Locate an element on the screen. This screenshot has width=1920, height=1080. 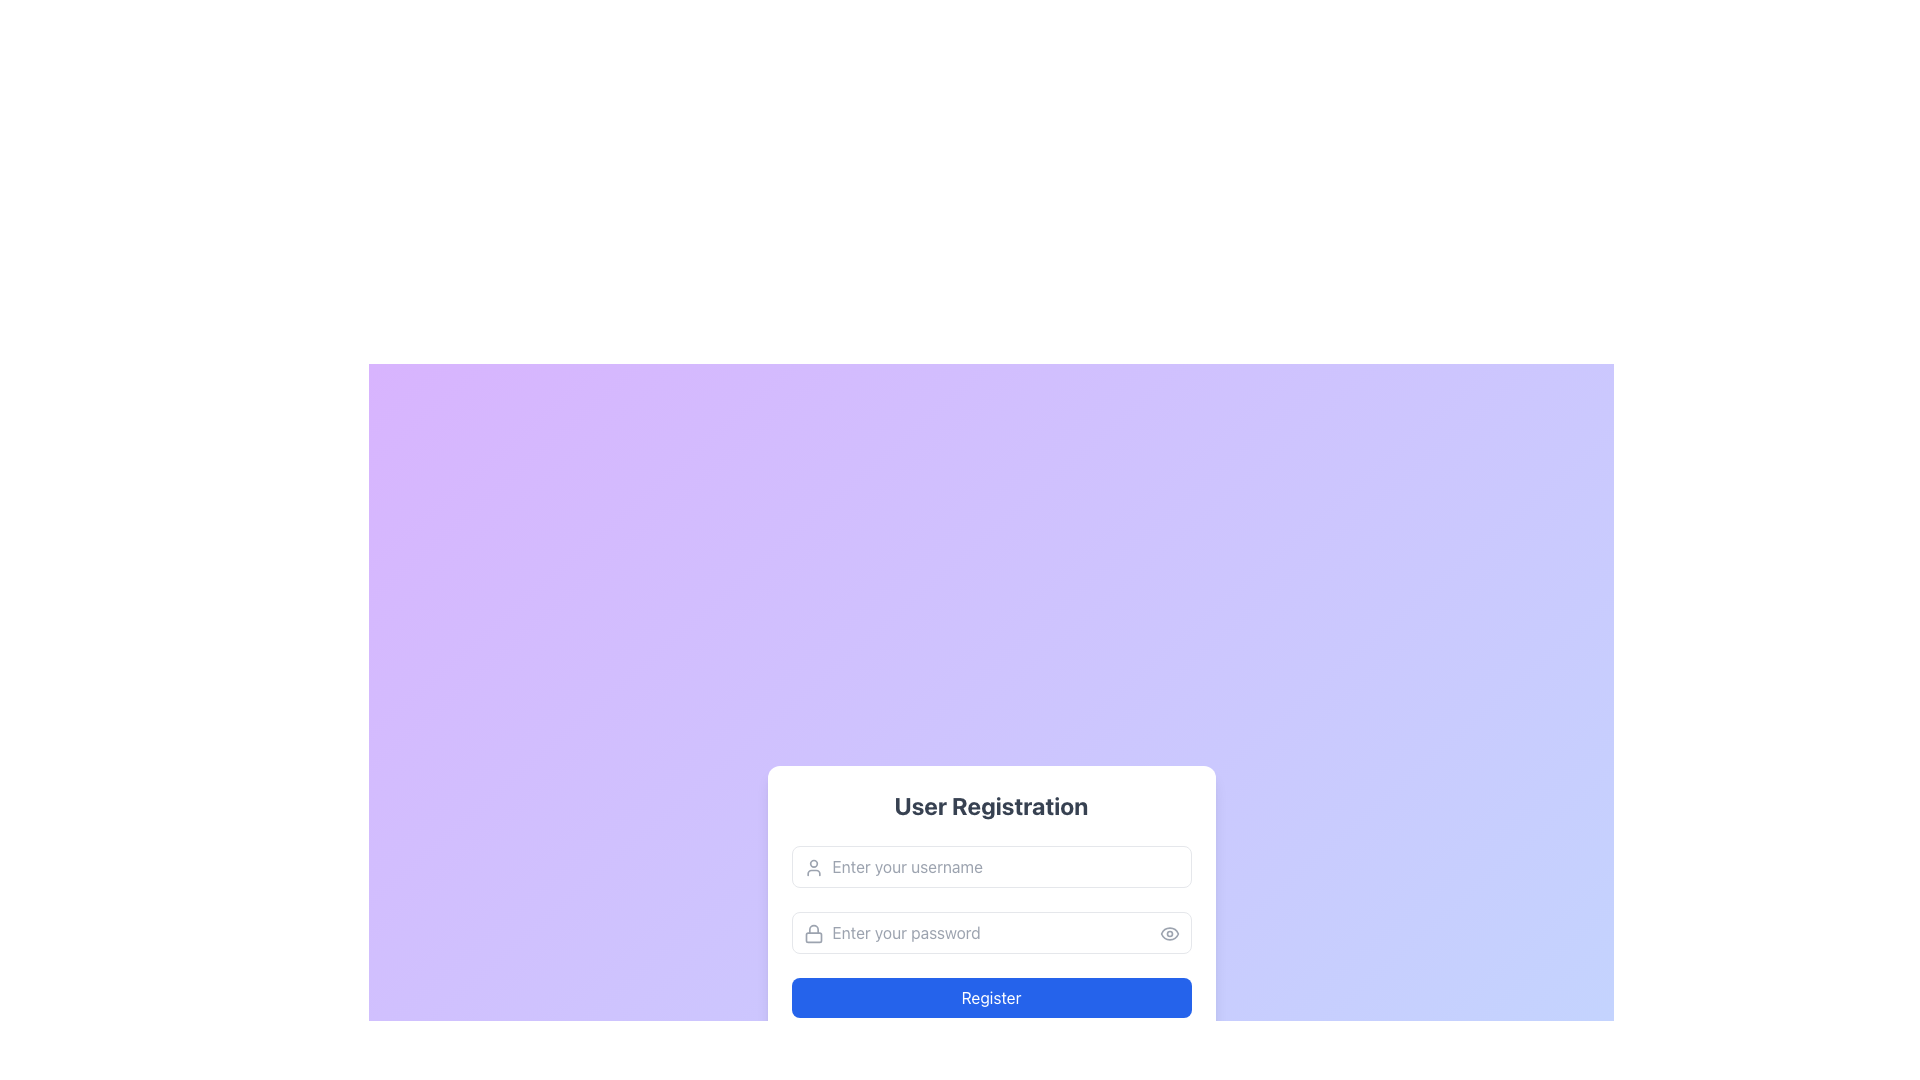
the textual label that serves as the title for the user registration form, located at the top of the registration card component is located at coordinates (991, 805).